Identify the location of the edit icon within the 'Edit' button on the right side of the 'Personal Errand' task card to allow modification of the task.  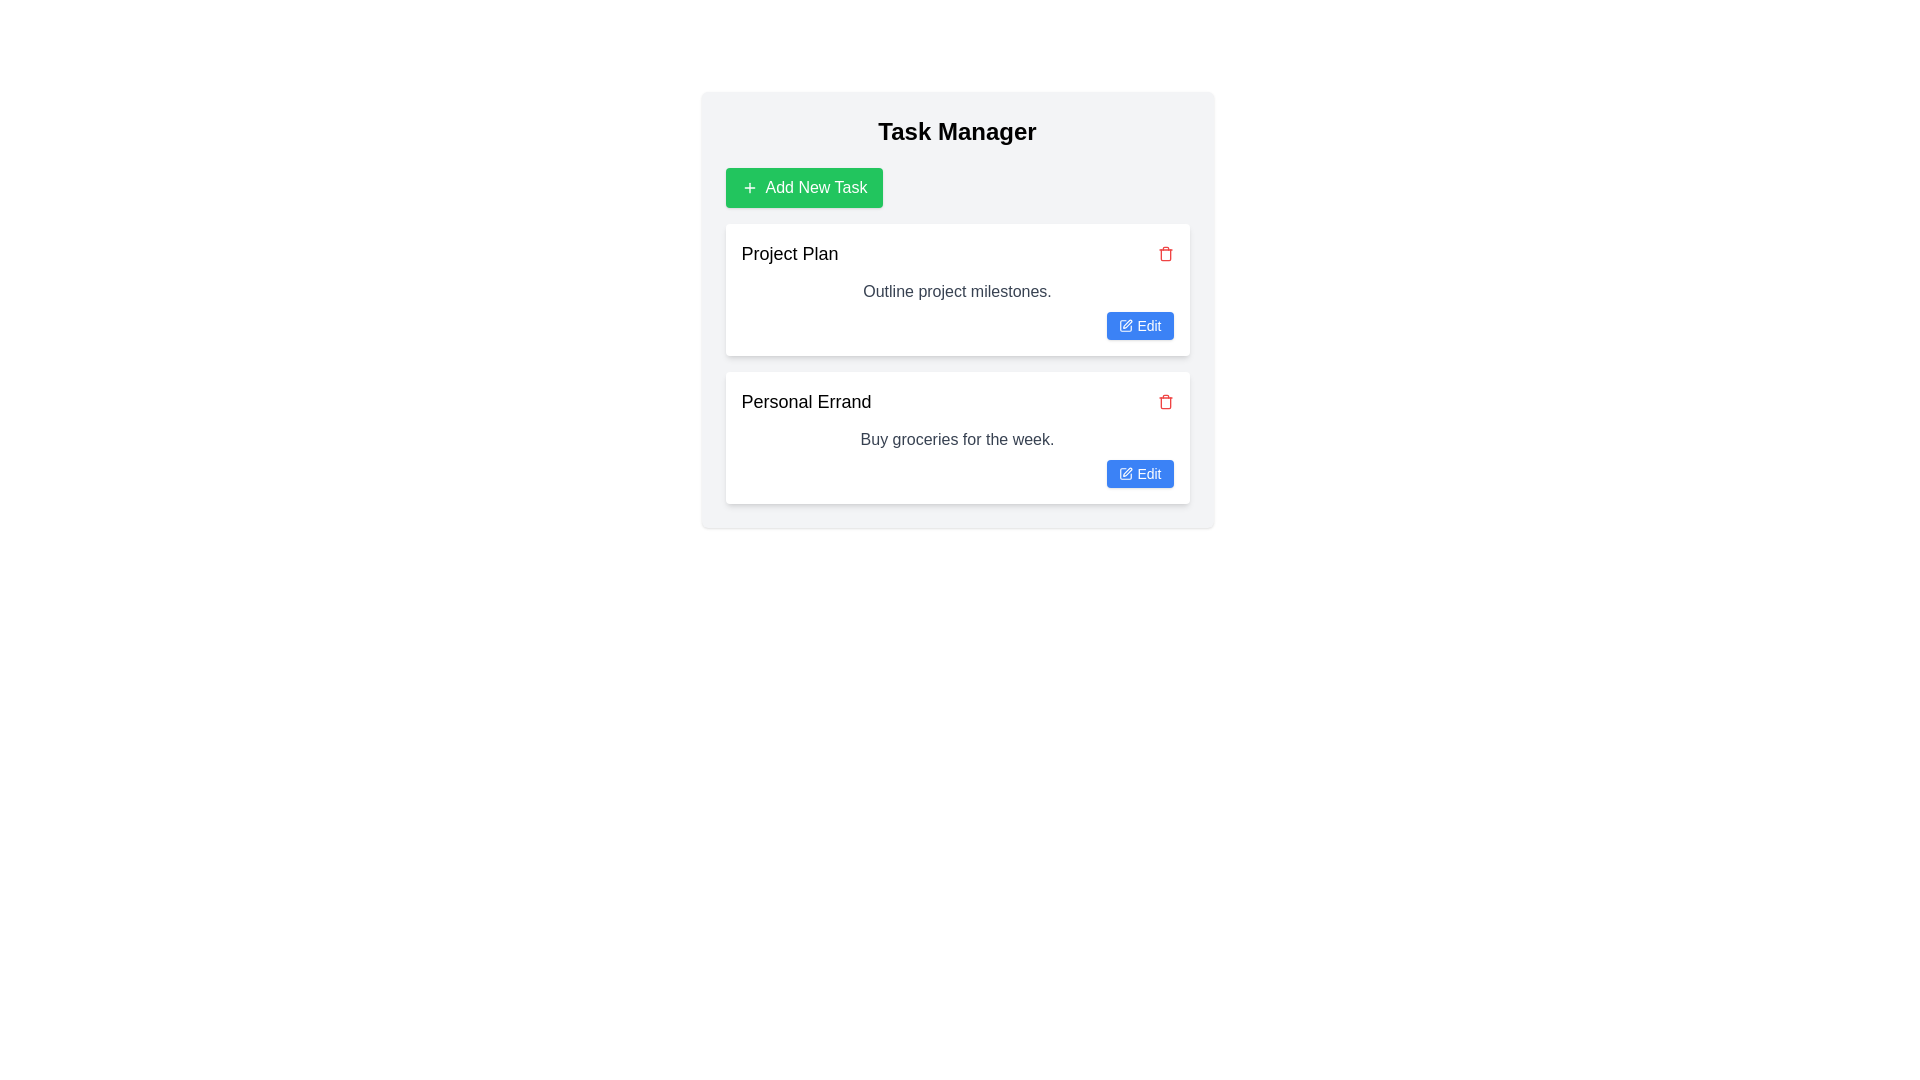
(1126, 474).